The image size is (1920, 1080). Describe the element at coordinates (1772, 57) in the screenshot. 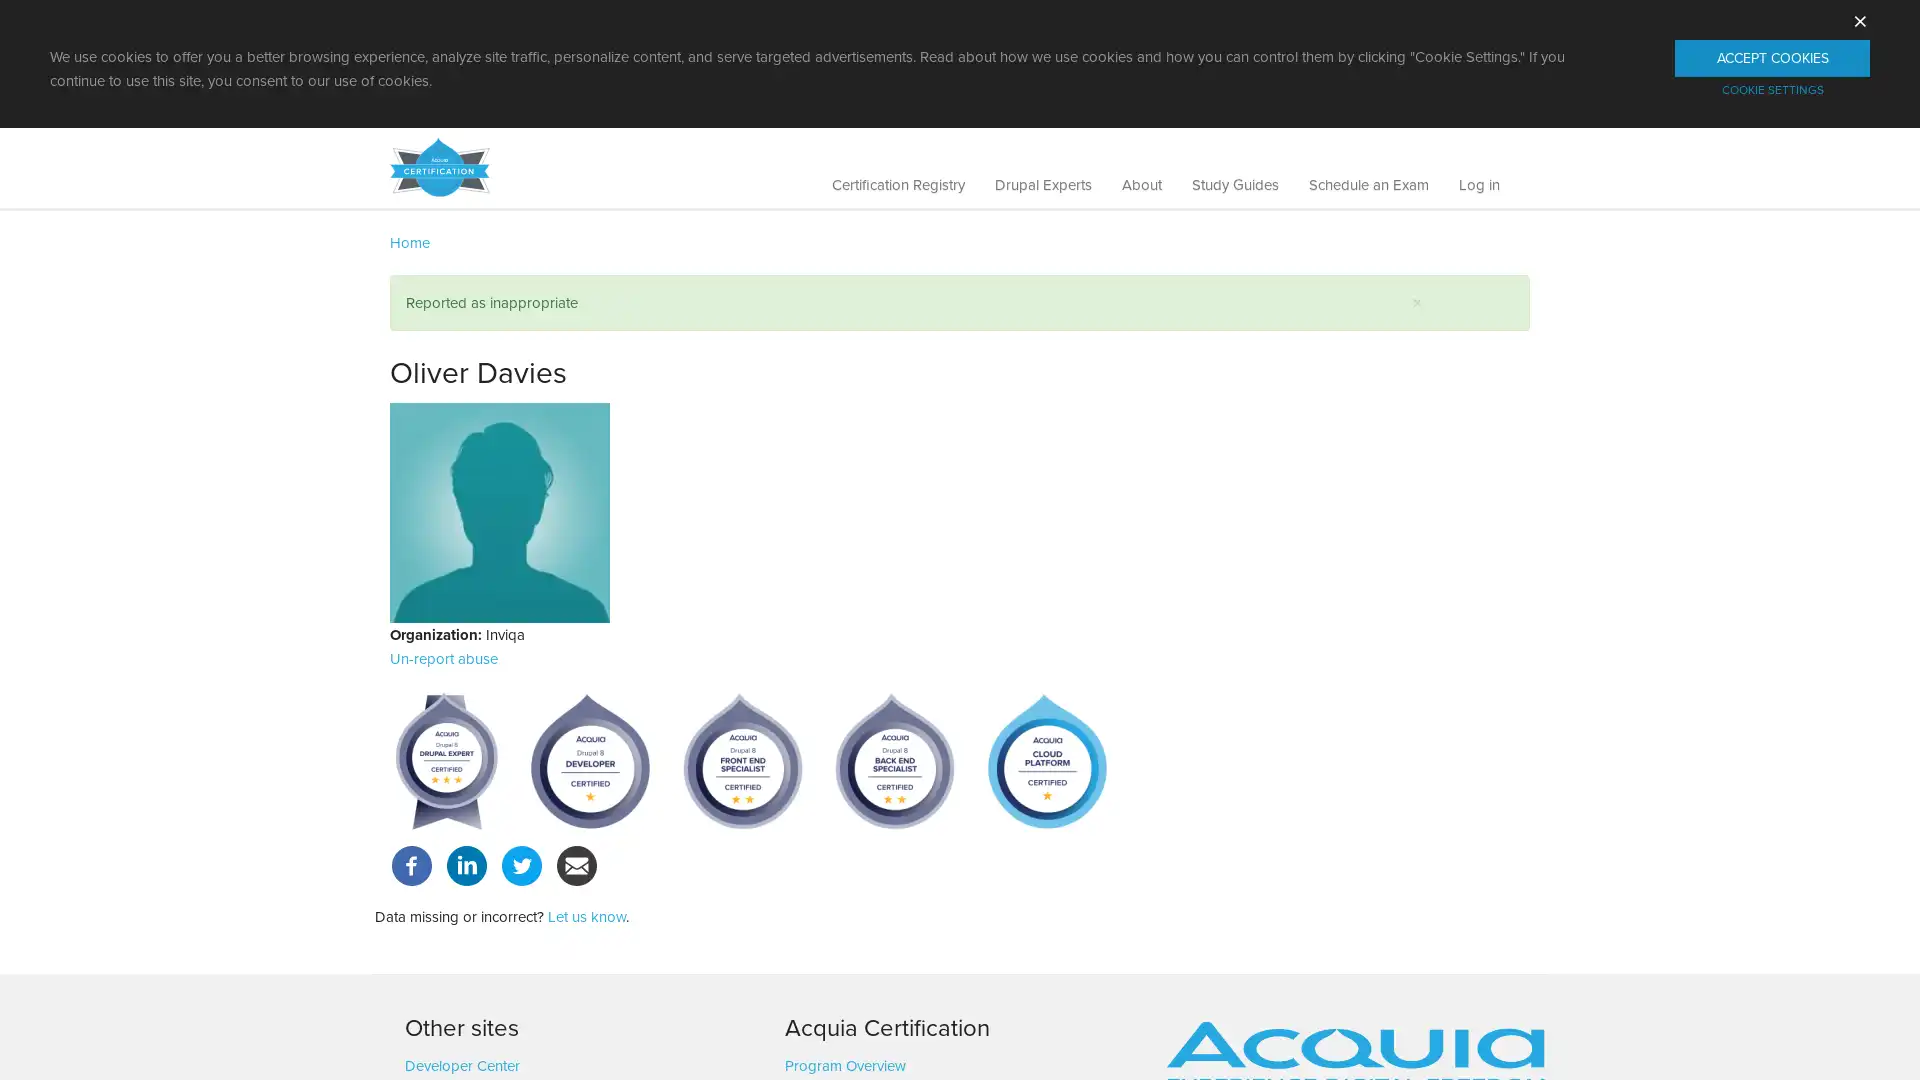

I see `ACCEPT COOKIES` at that location.